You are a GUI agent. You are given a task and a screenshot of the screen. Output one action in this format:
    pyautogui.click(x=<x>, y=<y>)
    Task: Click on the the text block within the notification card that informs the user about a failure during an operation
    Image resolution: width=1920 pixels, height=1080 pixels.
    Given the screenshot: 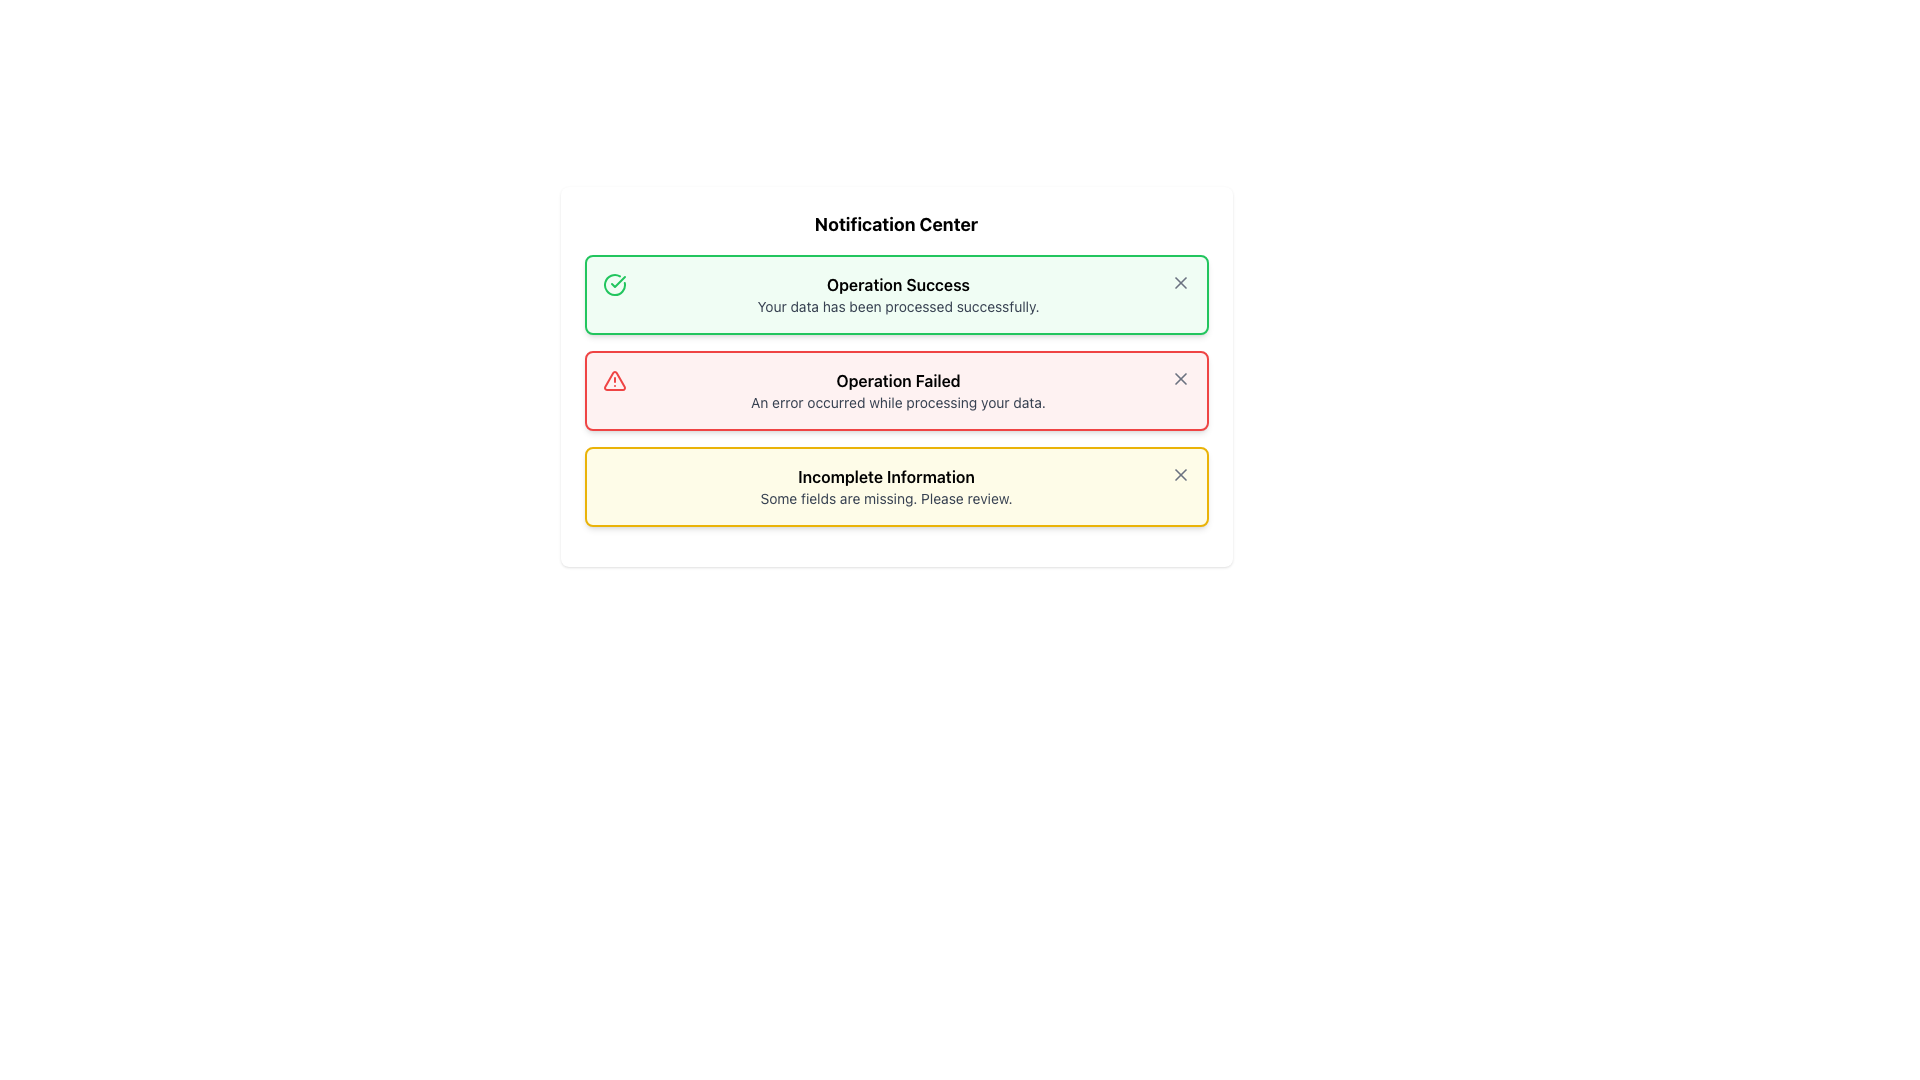 What is the action you would take?
    pyautogui.click(x=897, y=390)
    